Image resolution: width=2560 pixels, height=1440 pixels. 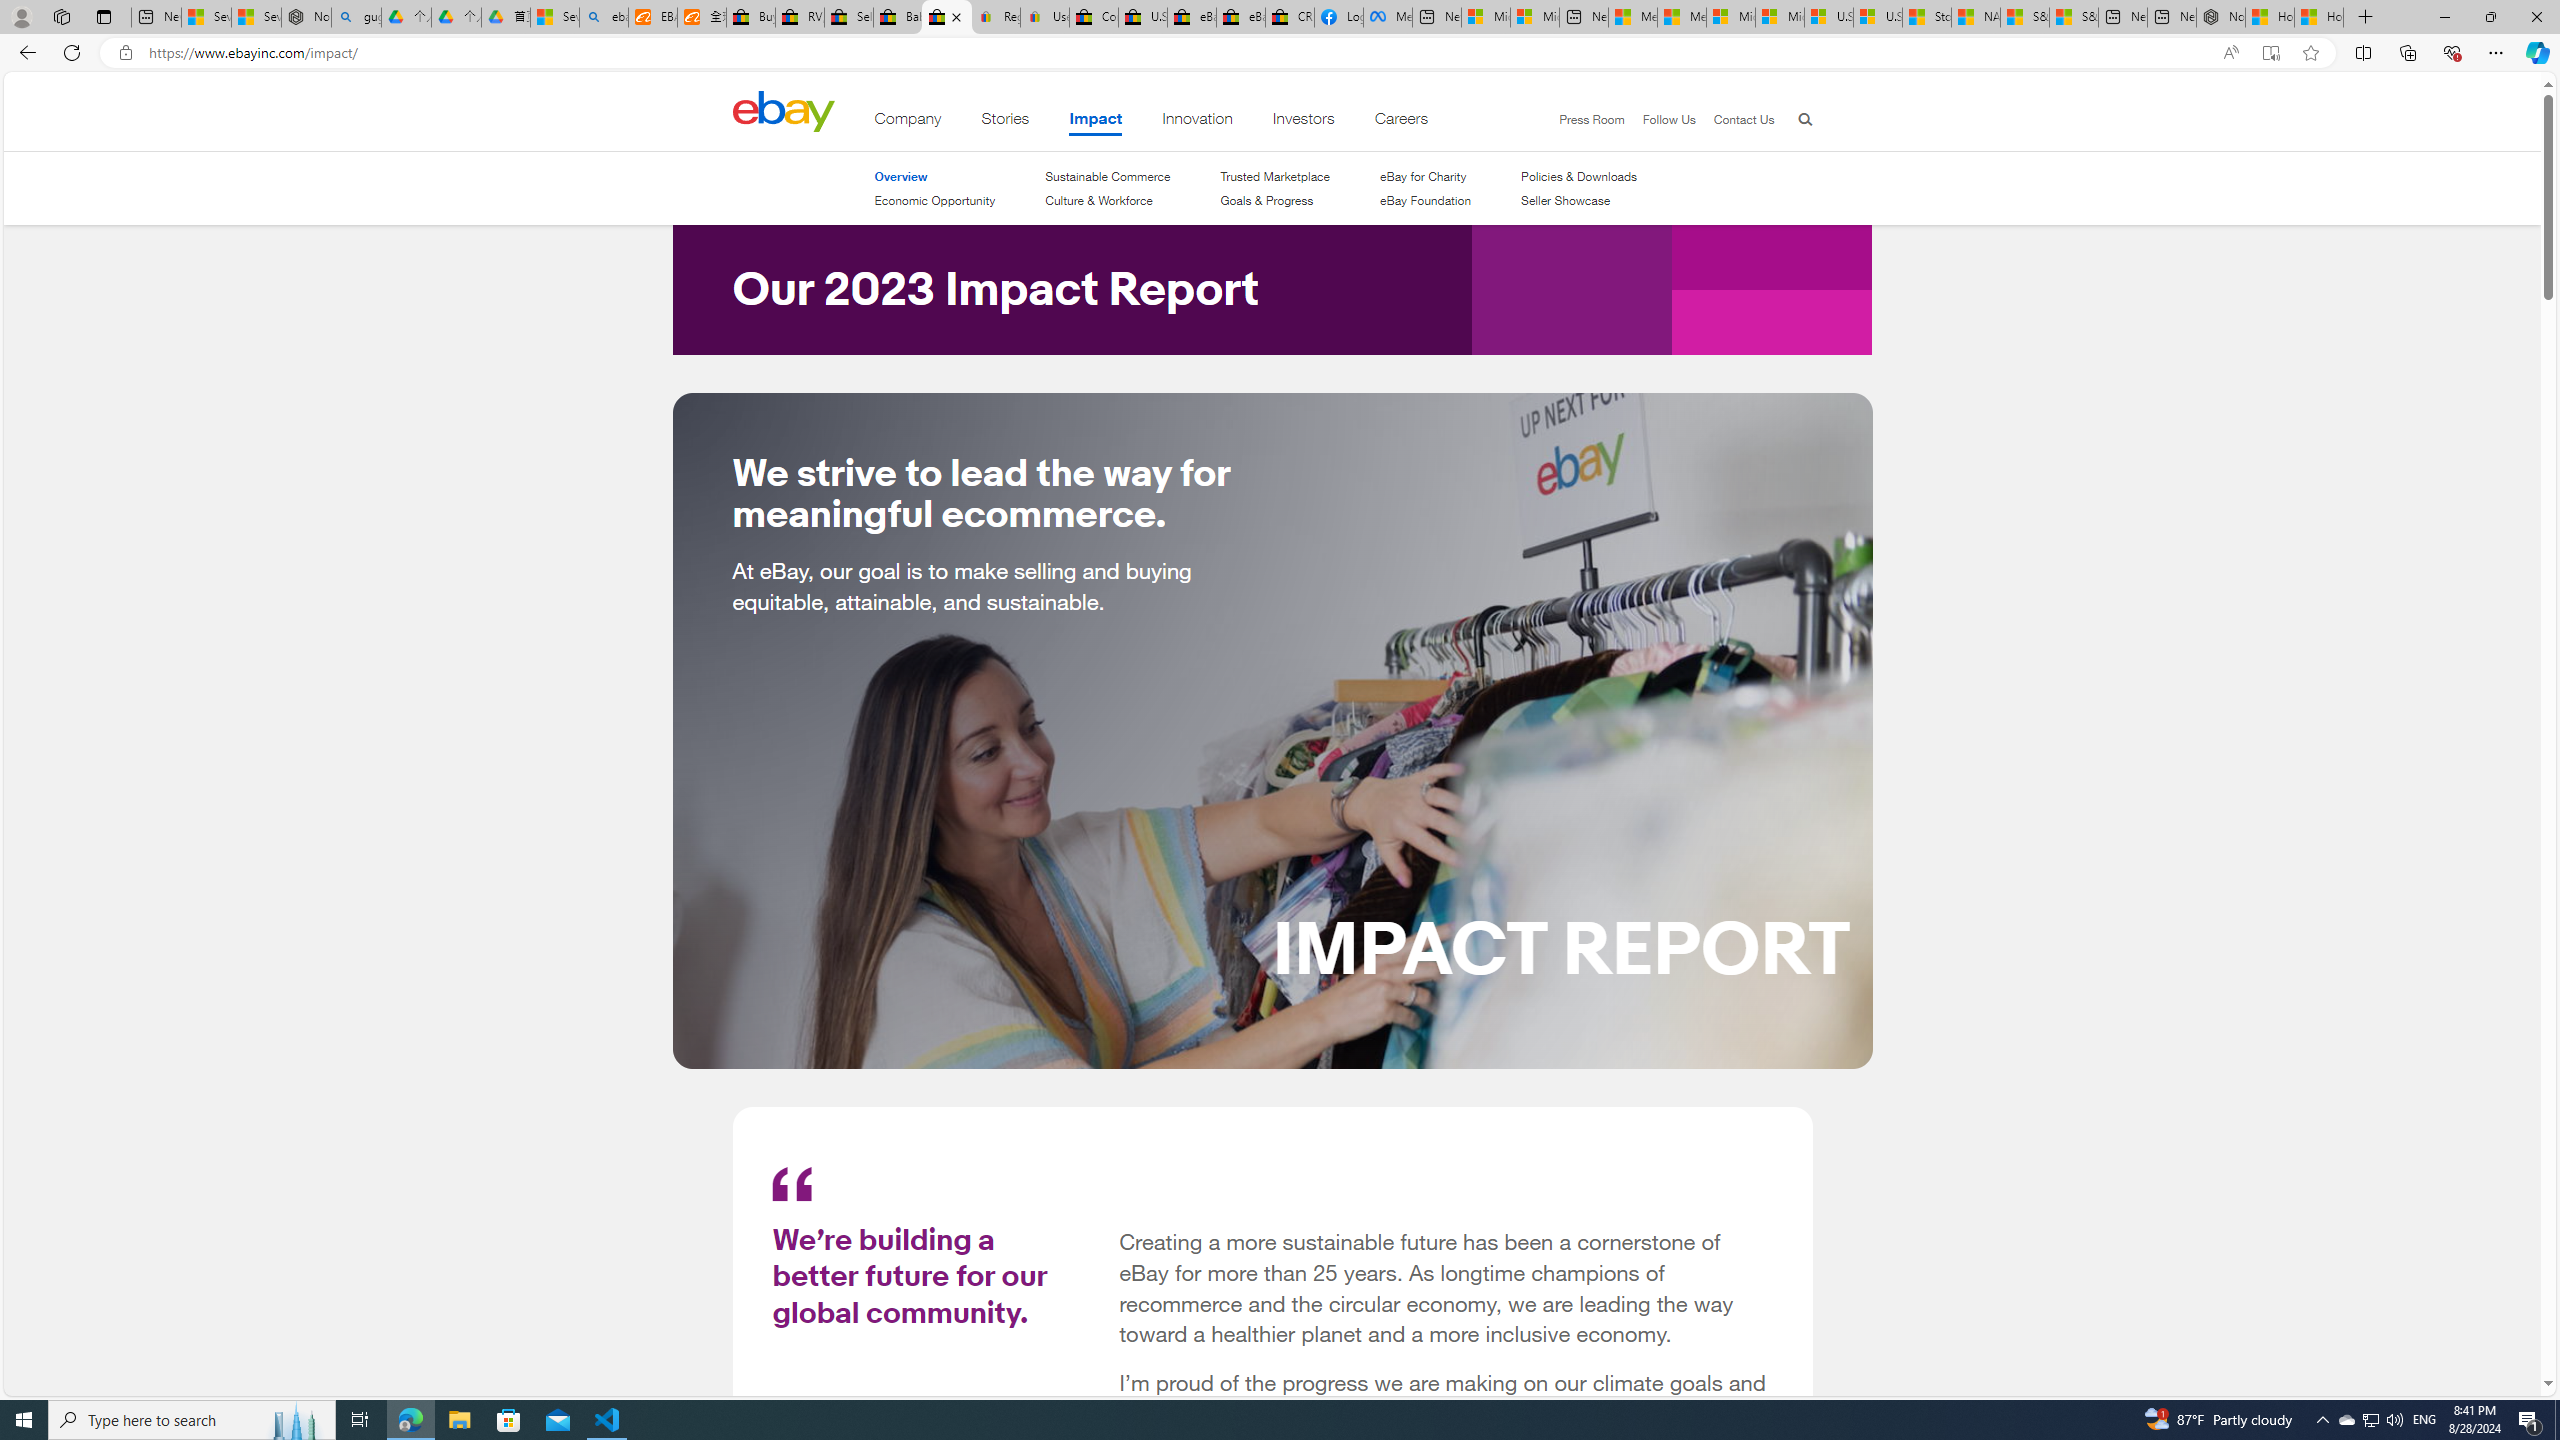 I want to click on 'Investors', so click(x=1303, y=122).